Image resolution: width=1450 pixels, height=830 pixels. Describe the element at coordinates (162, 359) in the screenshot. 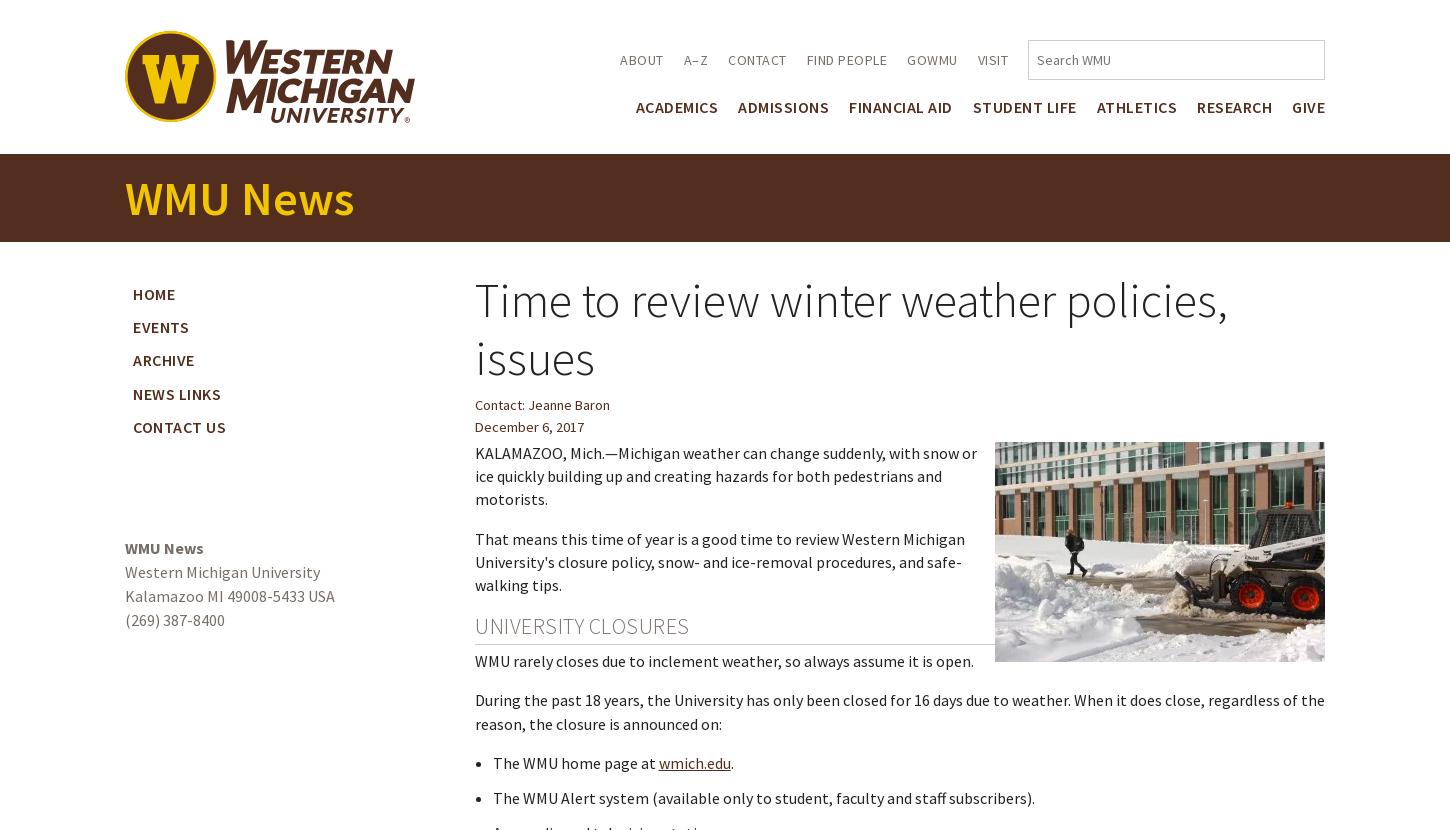

I see `'Archive'` at that location.